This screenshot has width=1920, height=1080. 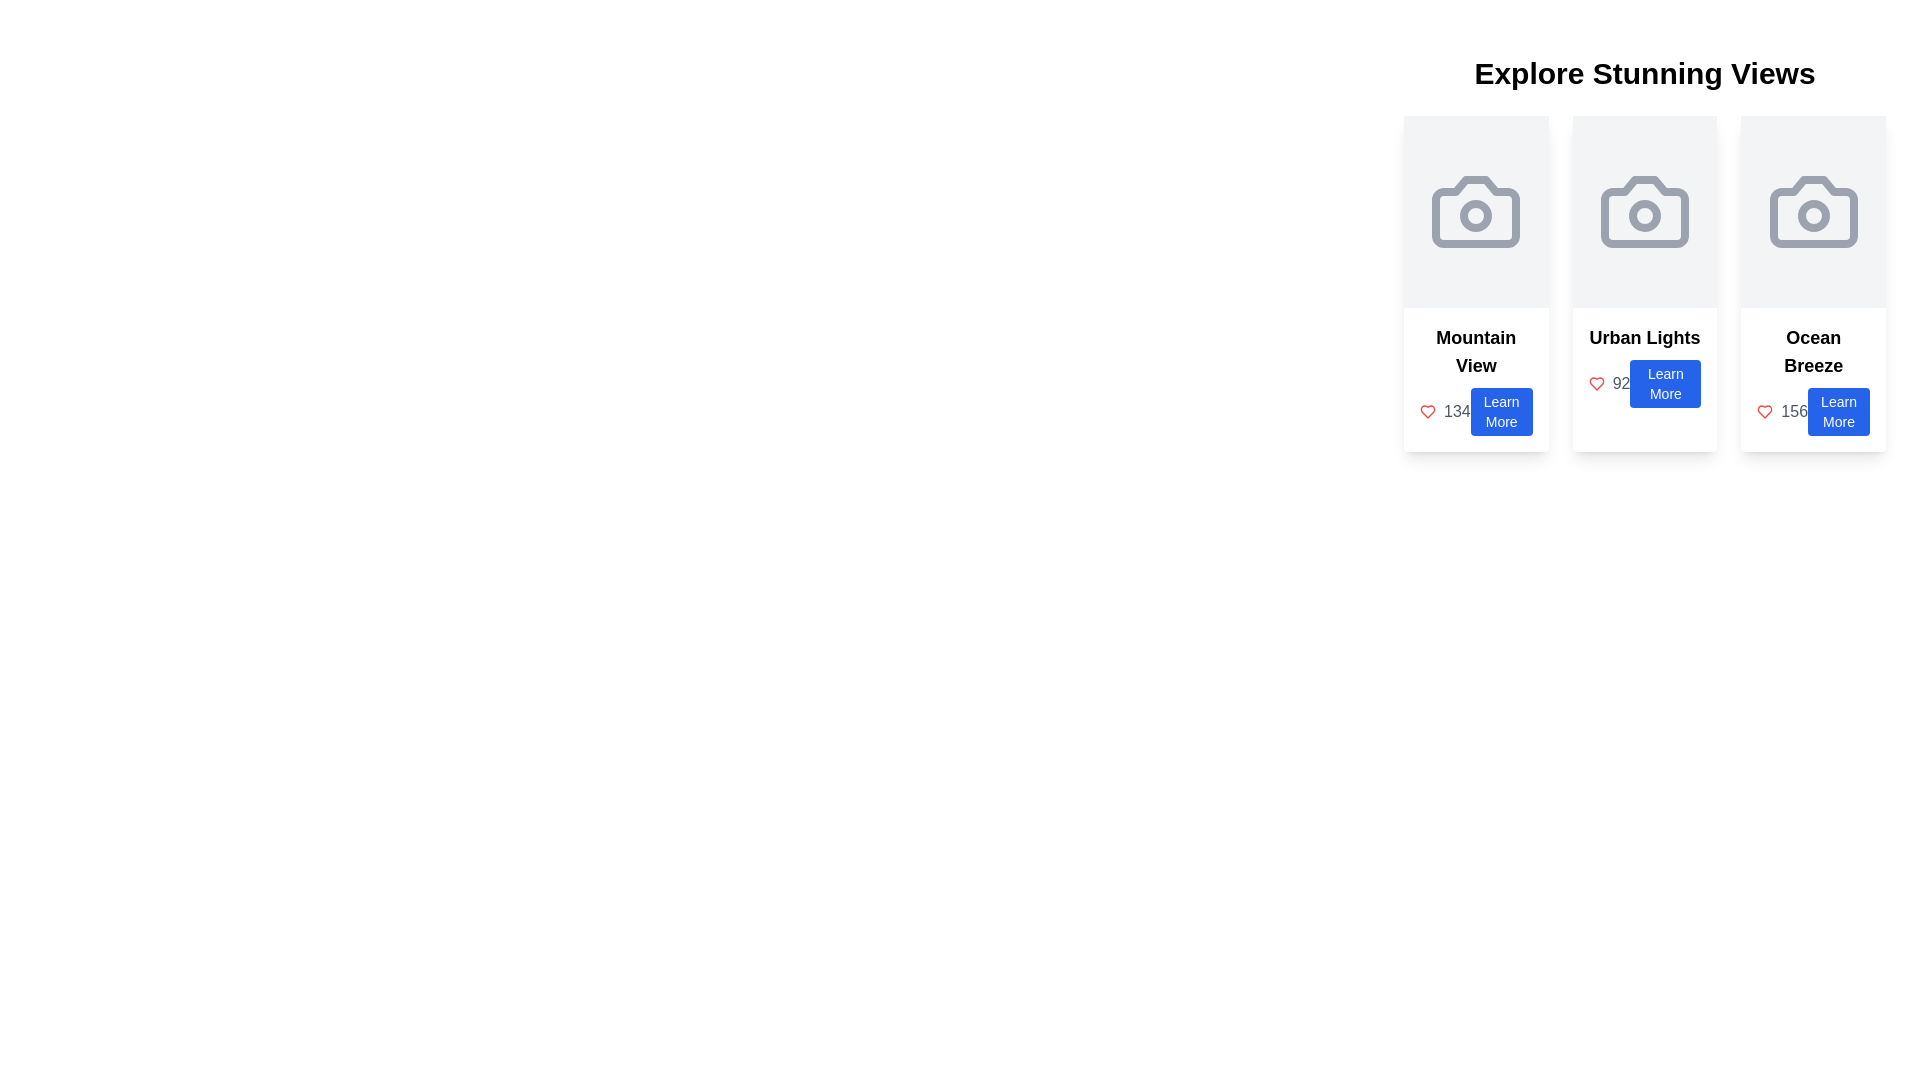 What do you see at coordinates (1645, 284) in the screenshot?
I see `the 'Urban Lights' informational card, which presents the number 92 and a blue 'Learn More' button, located in the second position of a row of three cards` at bounding box center [1645, 284].